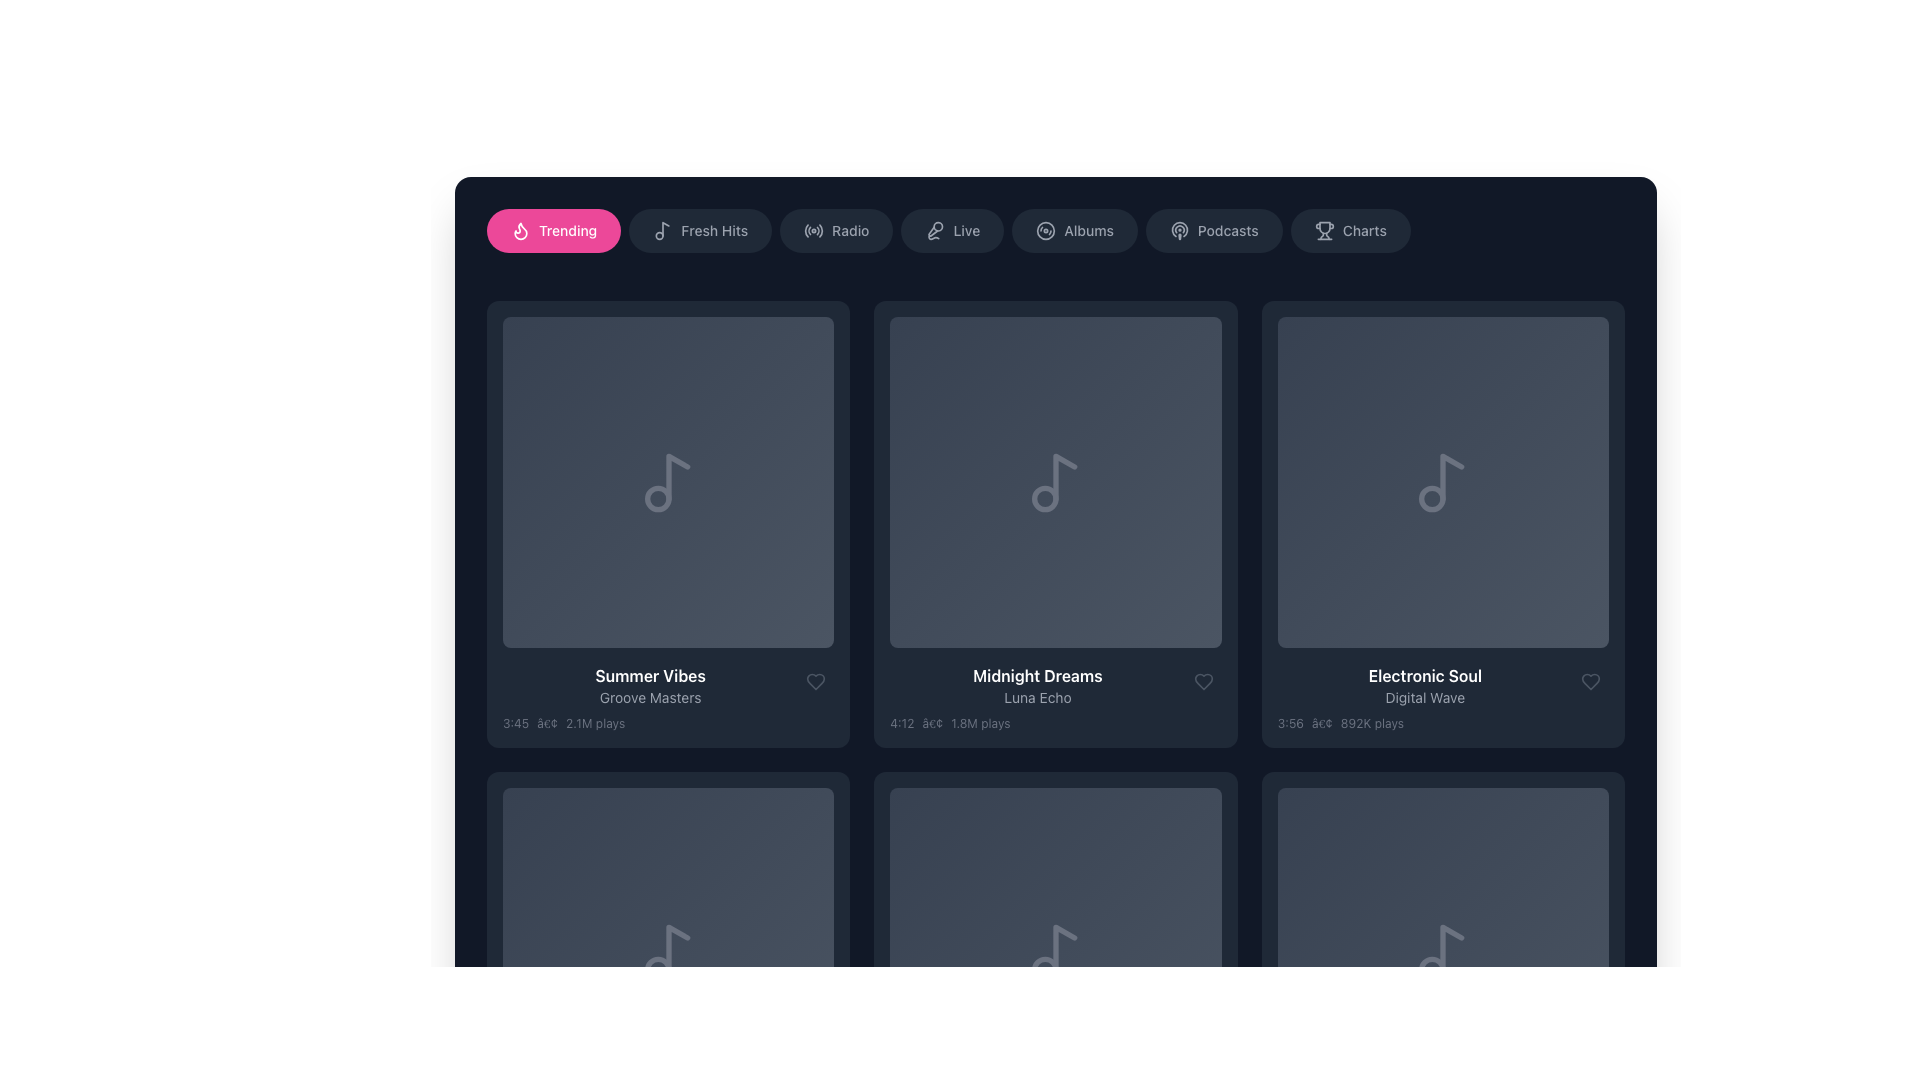  What do you see at coordinates (1431, 497) in the screenshot?
I see `the SVG circle element that is part of the music note icon located in the top area of the 'Electronic Soul' card` at bounding box center [1431, 497].